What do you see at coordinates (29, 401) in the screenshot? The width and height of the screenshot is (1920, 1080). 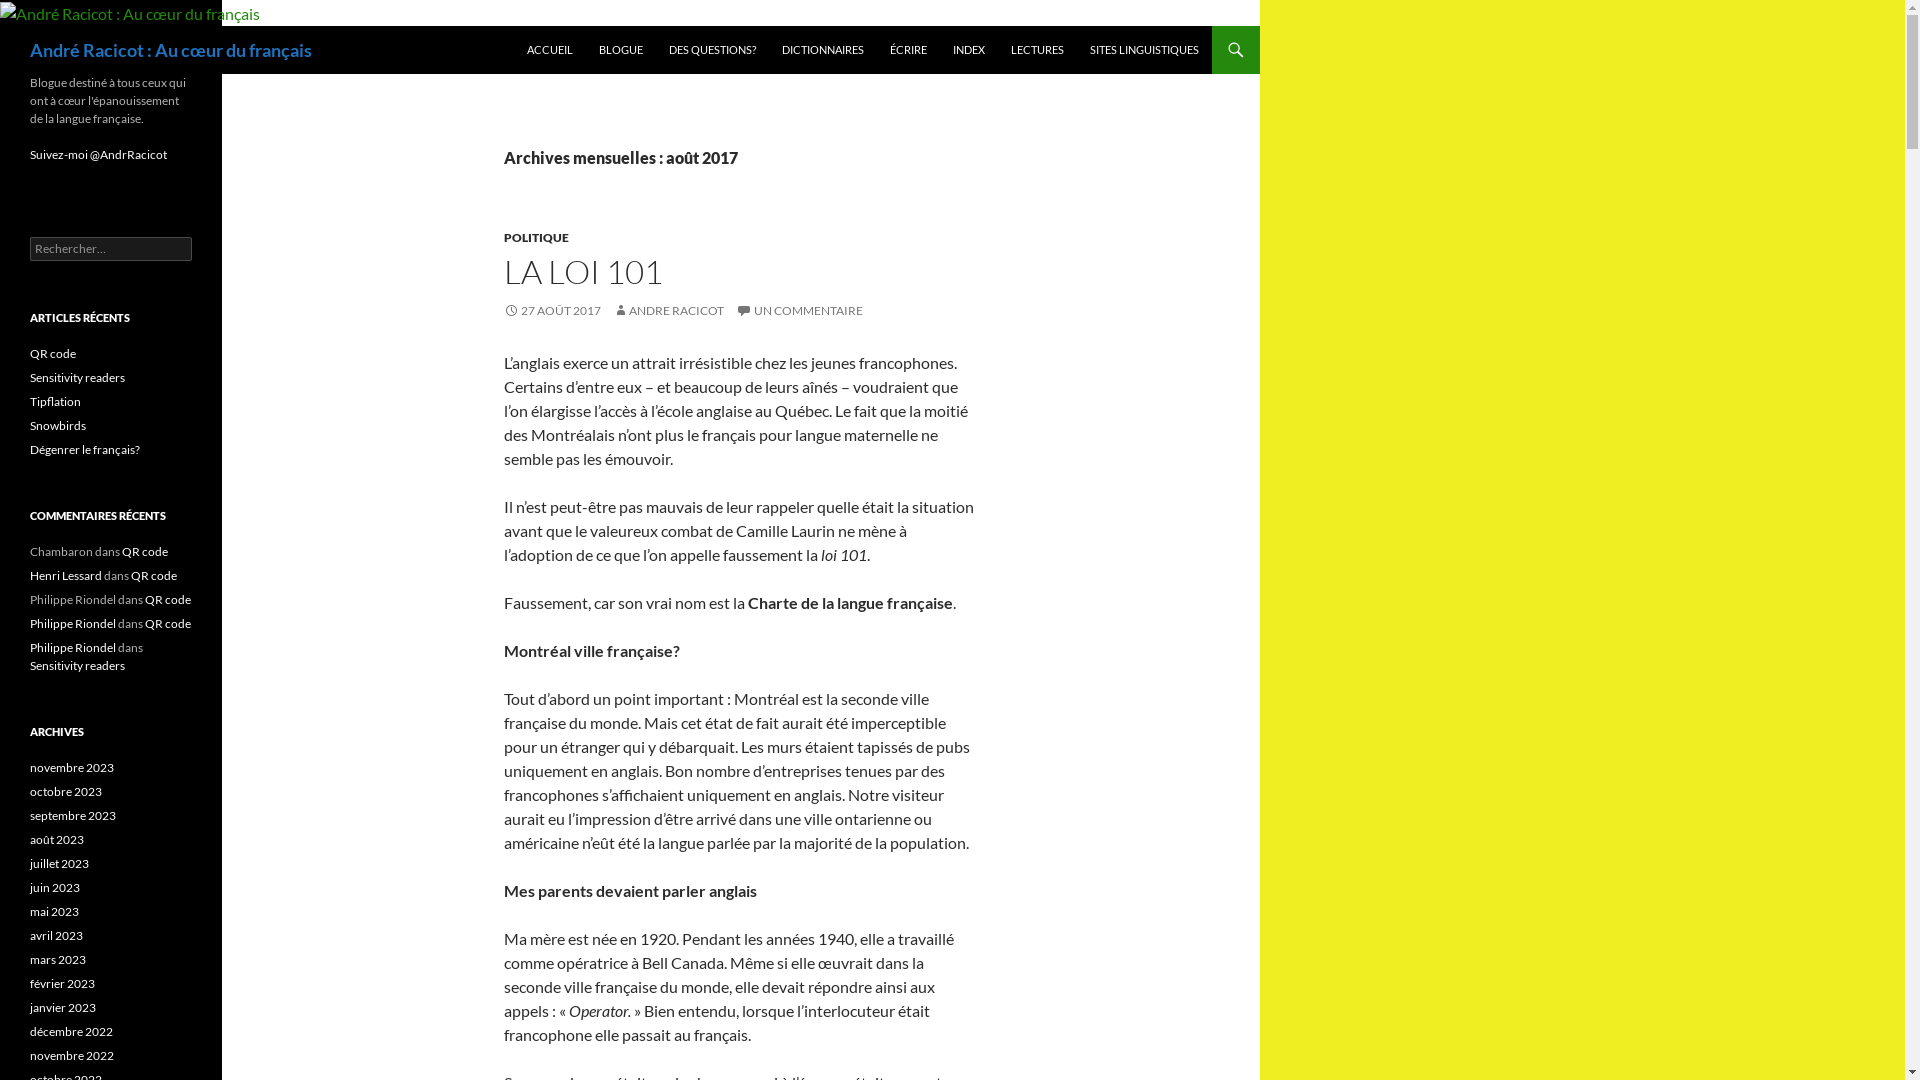 I see `'Tipflation'` at bounding box center [29, 401].